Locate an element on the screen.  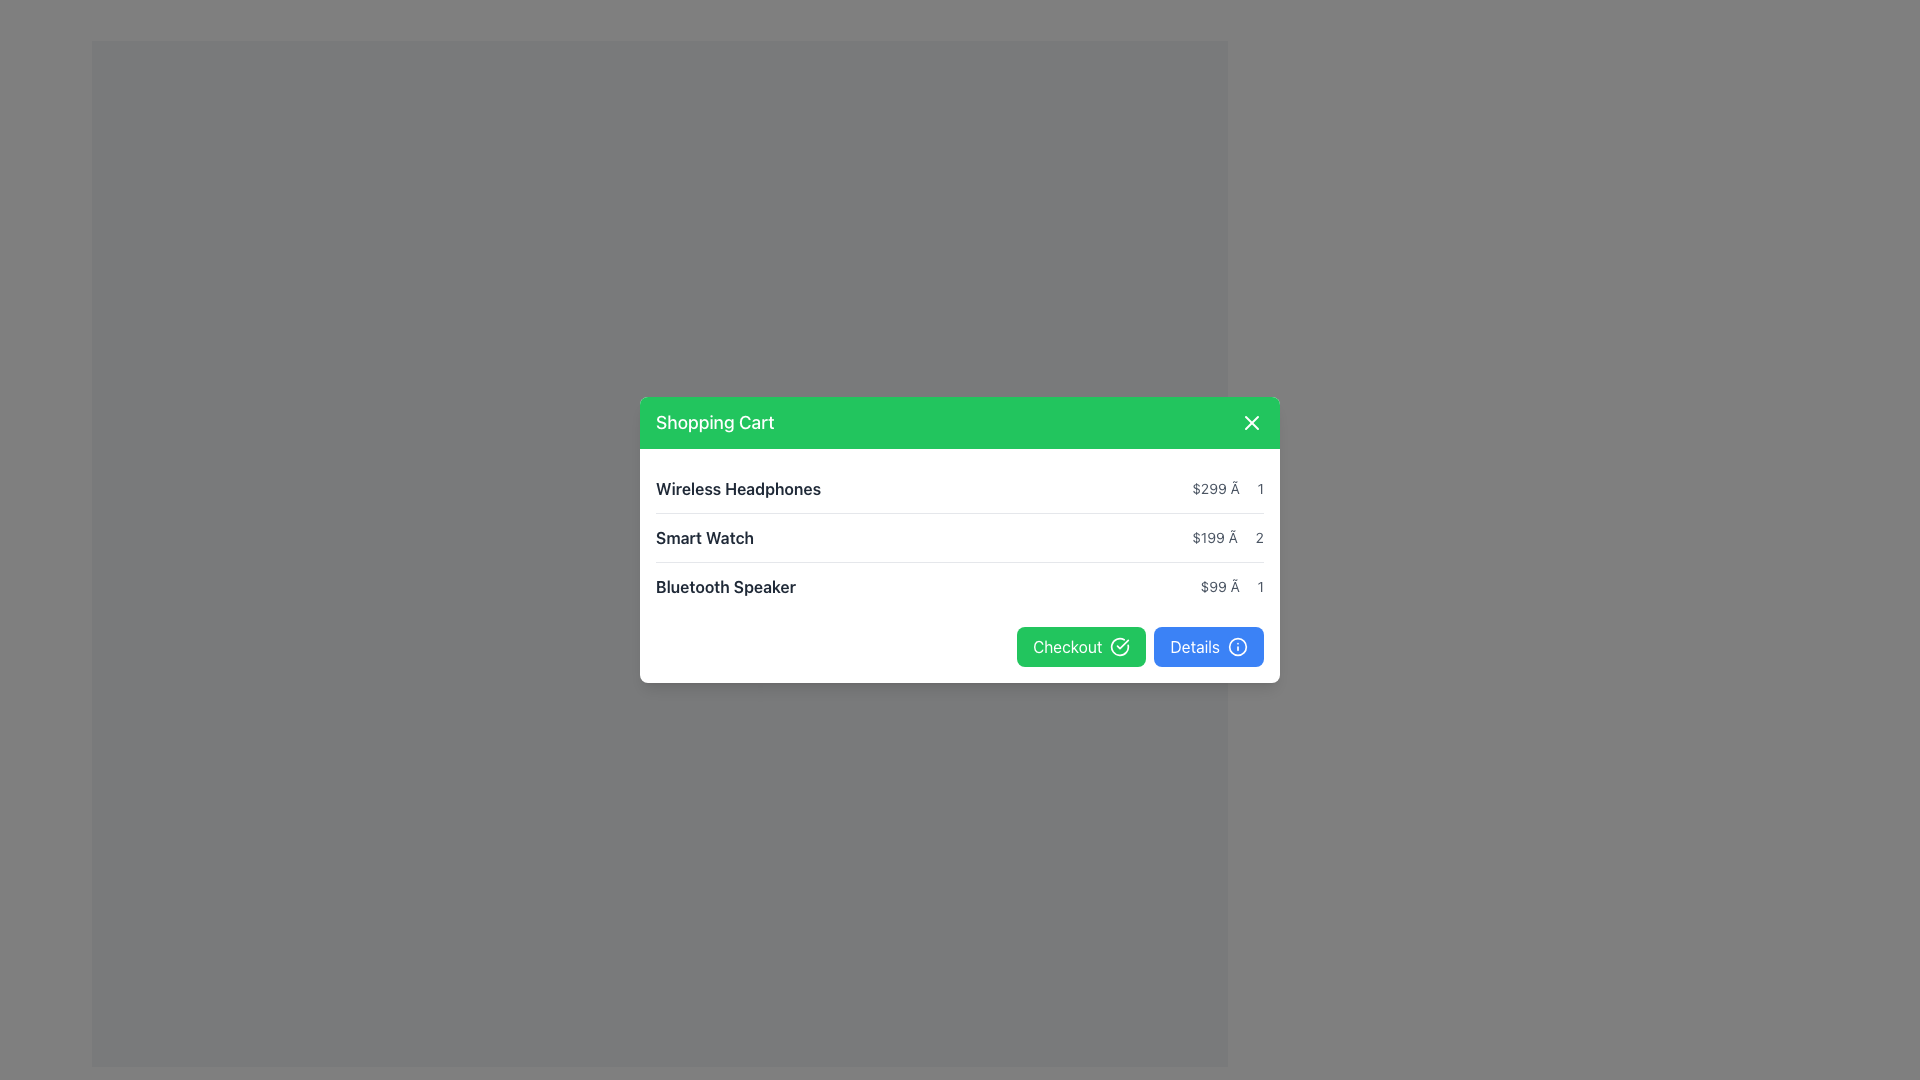
visually on the decorative confirmation icon located on the right side of the green 'Checkout' button is located at coordinates (1120, 647).